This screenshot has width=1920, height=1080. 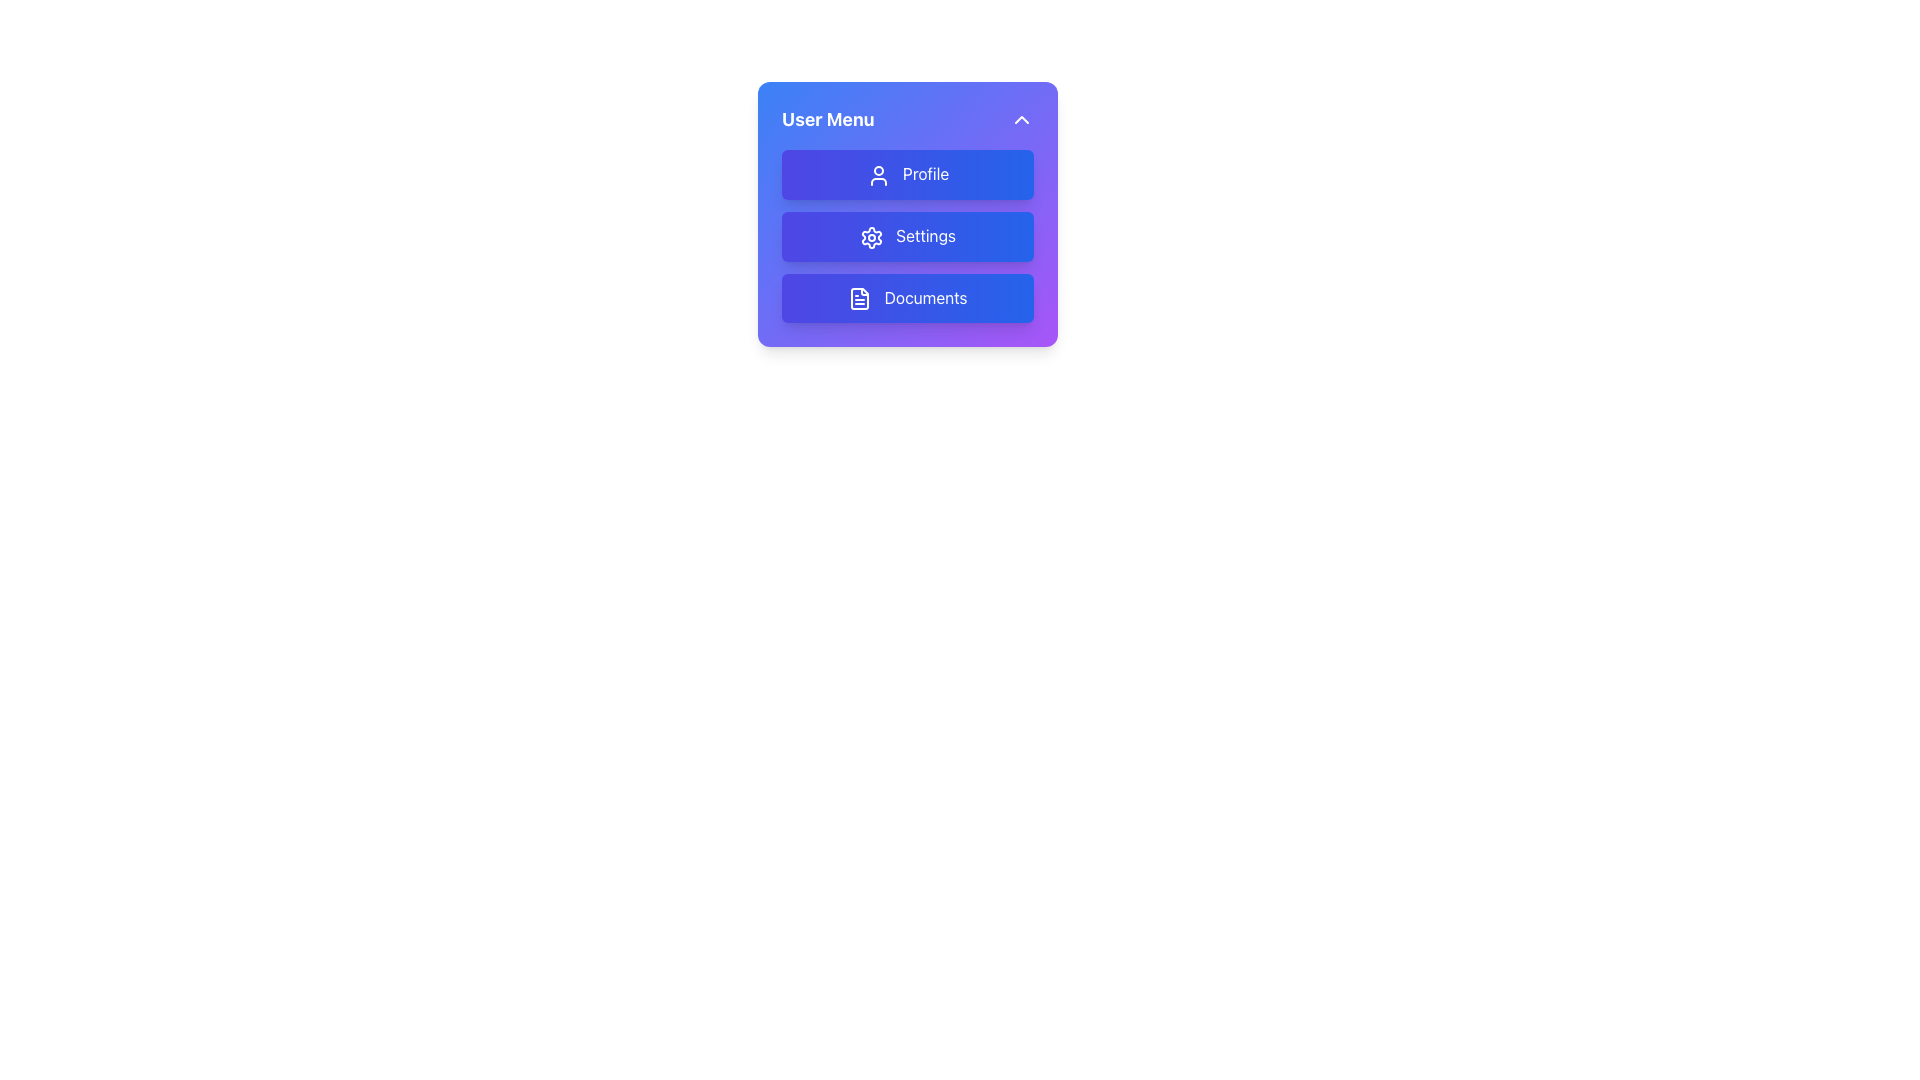 I want to click on the 'Documents' button, which is the third button in the vertical stack under 'Profile' and 'Settings', represented by the document icon, so click(x=860, y=299).